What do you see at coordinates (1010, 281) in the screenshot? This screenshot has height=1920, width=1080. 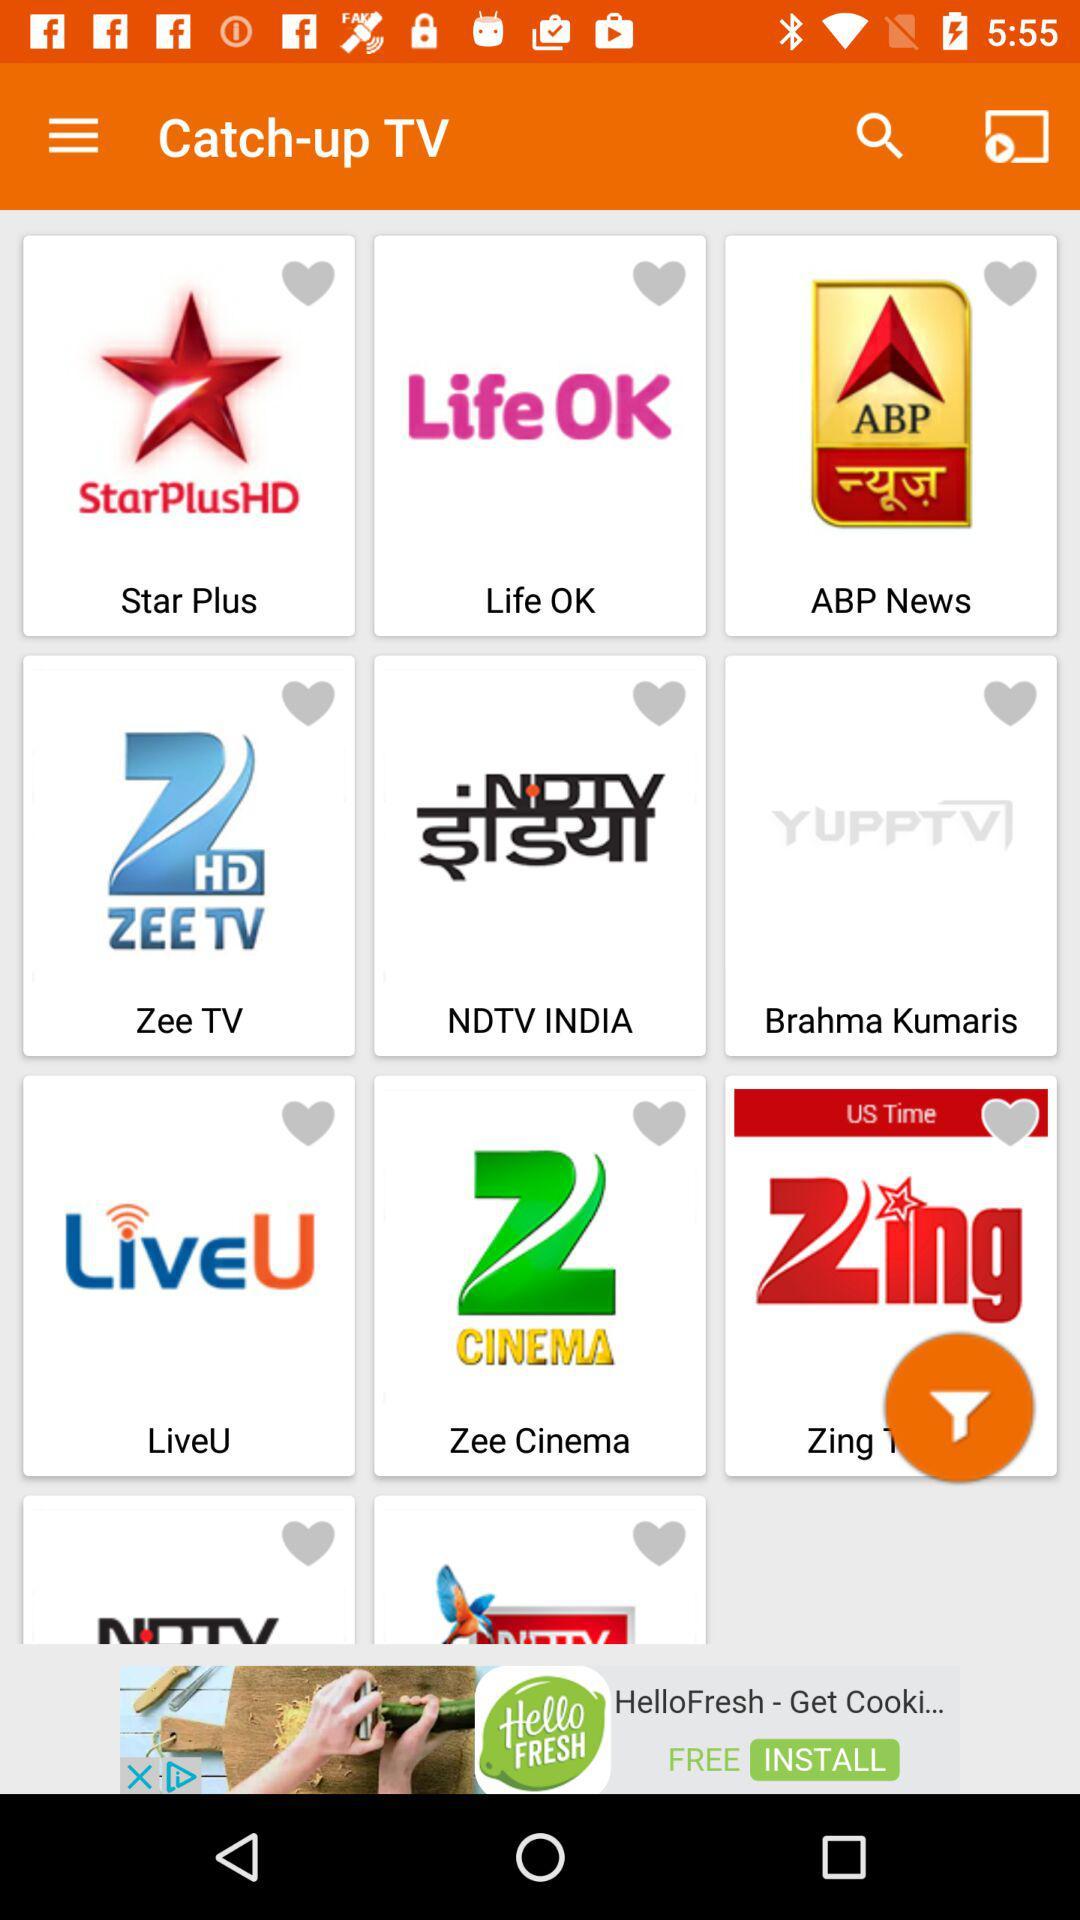 I see `good` at bounding box center [1010, 281].